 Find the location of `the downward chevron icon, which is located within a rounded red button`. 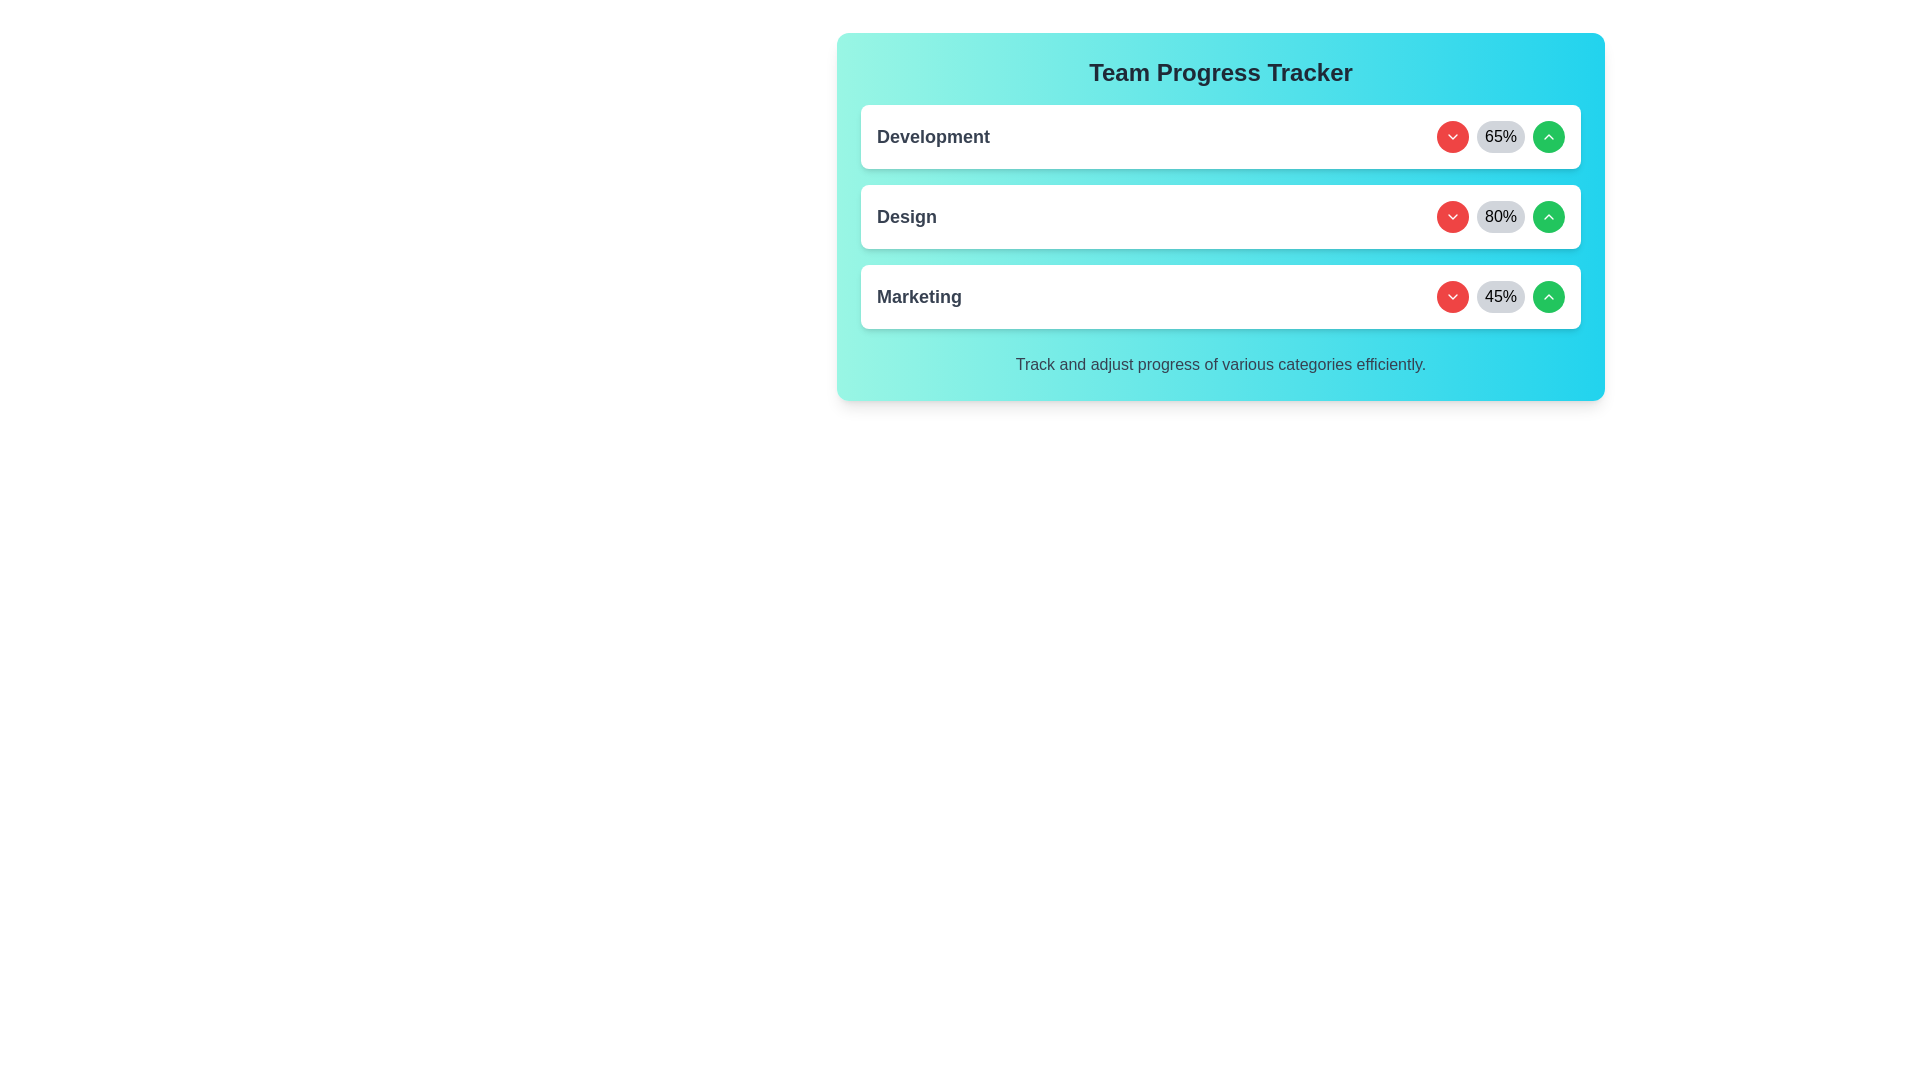

the downward chevron icon, which is located within a rounded red button is located at coordinates (1453, 216).